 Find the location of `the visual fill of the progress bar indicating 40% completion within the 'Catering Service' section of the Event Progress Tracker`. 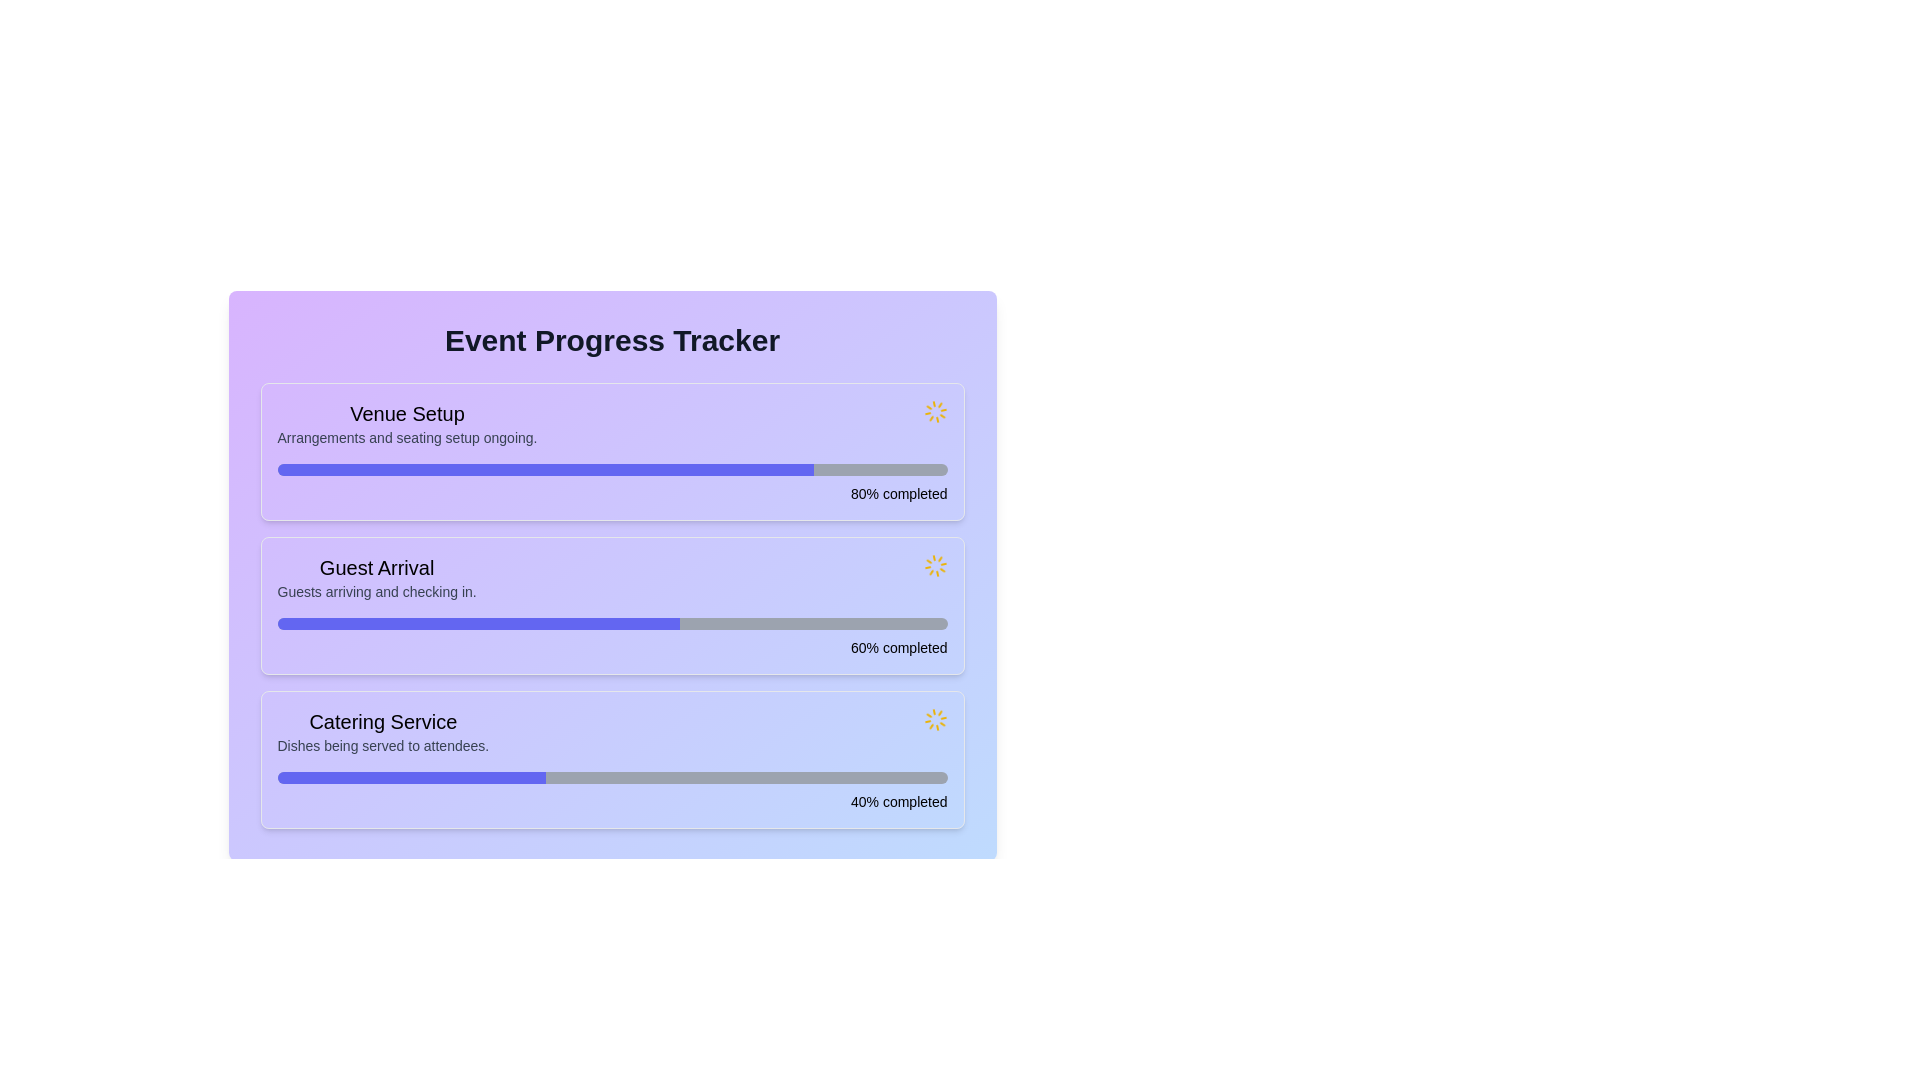

the visual fill of the progress bar indicating 40% completion within the 'Catering Service' section of the Event Progress Tracker is located at coordinates (611, 777).